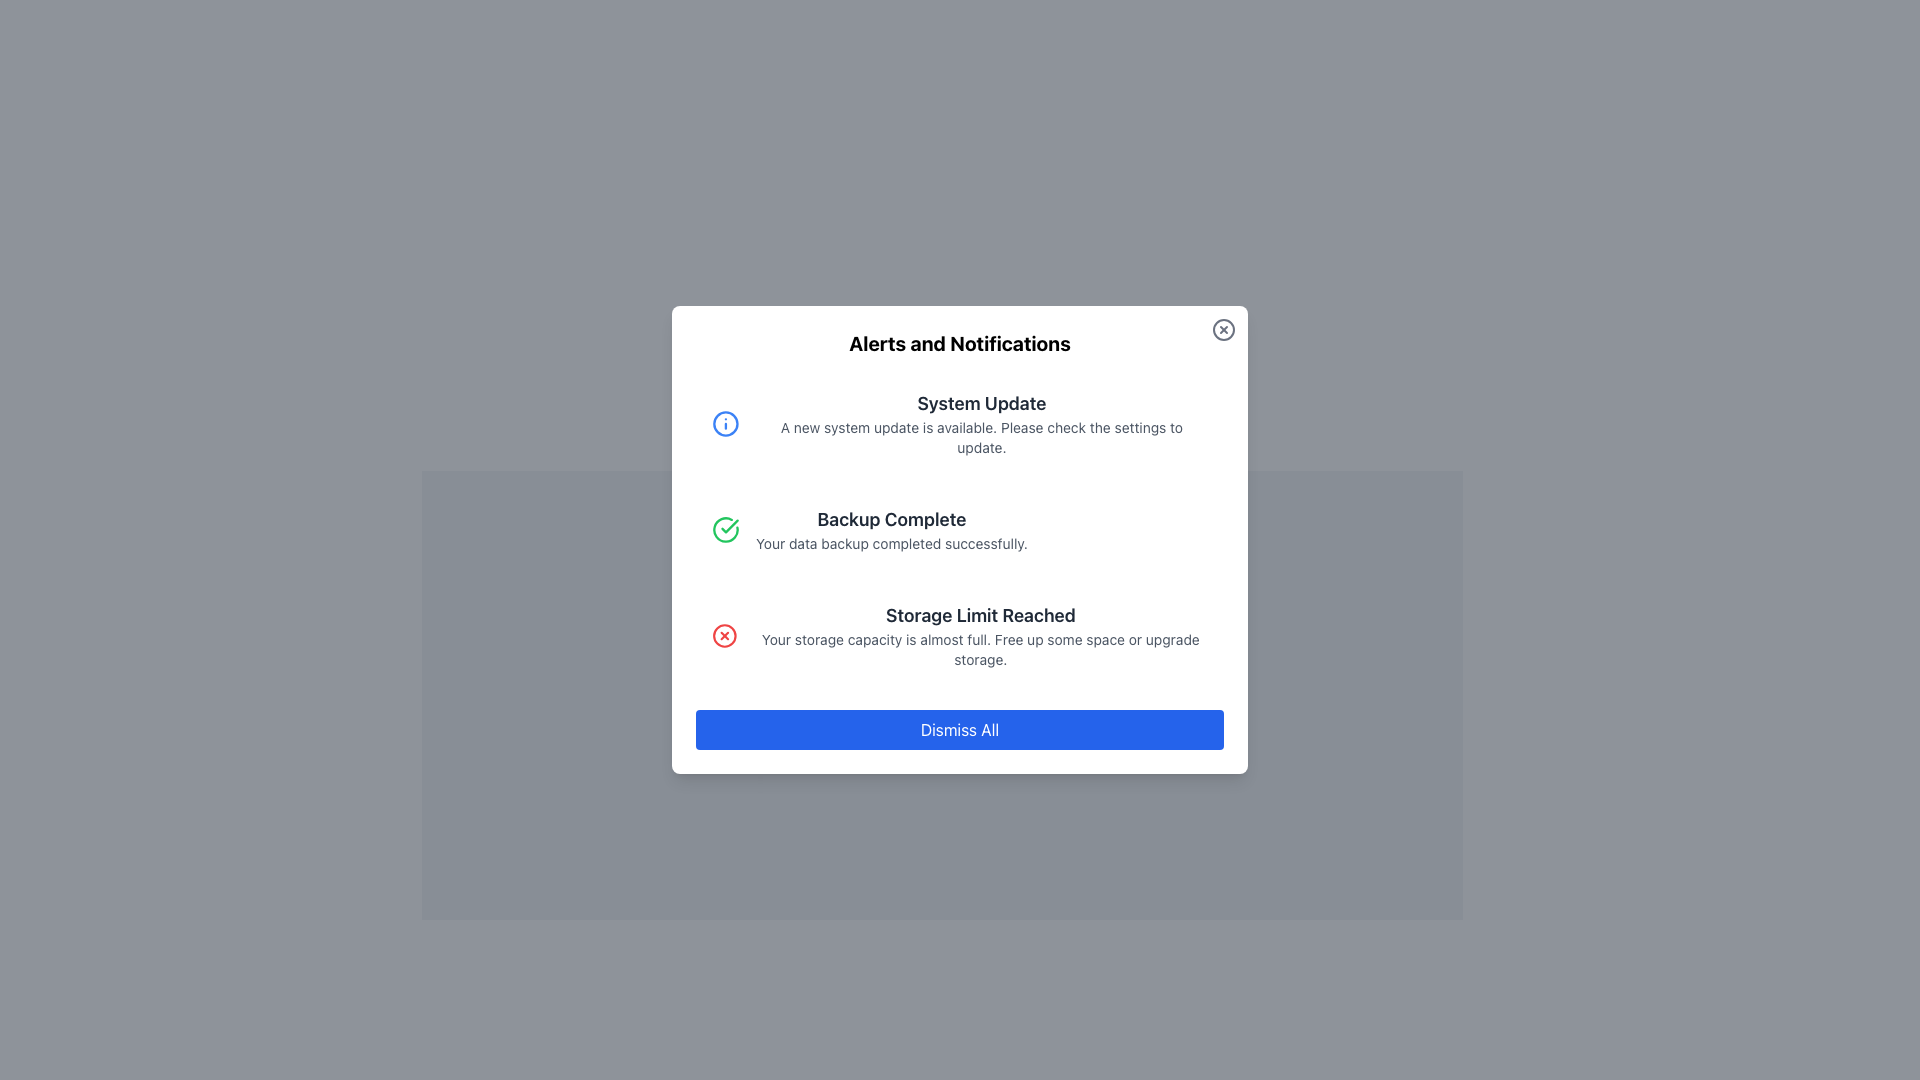 This screenshot has height=1080, width=1920. What do you see at coordinates (960, 729) in the screenshot?
I see `the dismiss notifications button located at the bottom of the modal, which triggers a hover effect to indicate interactivity` at bounding box center [960, 729].